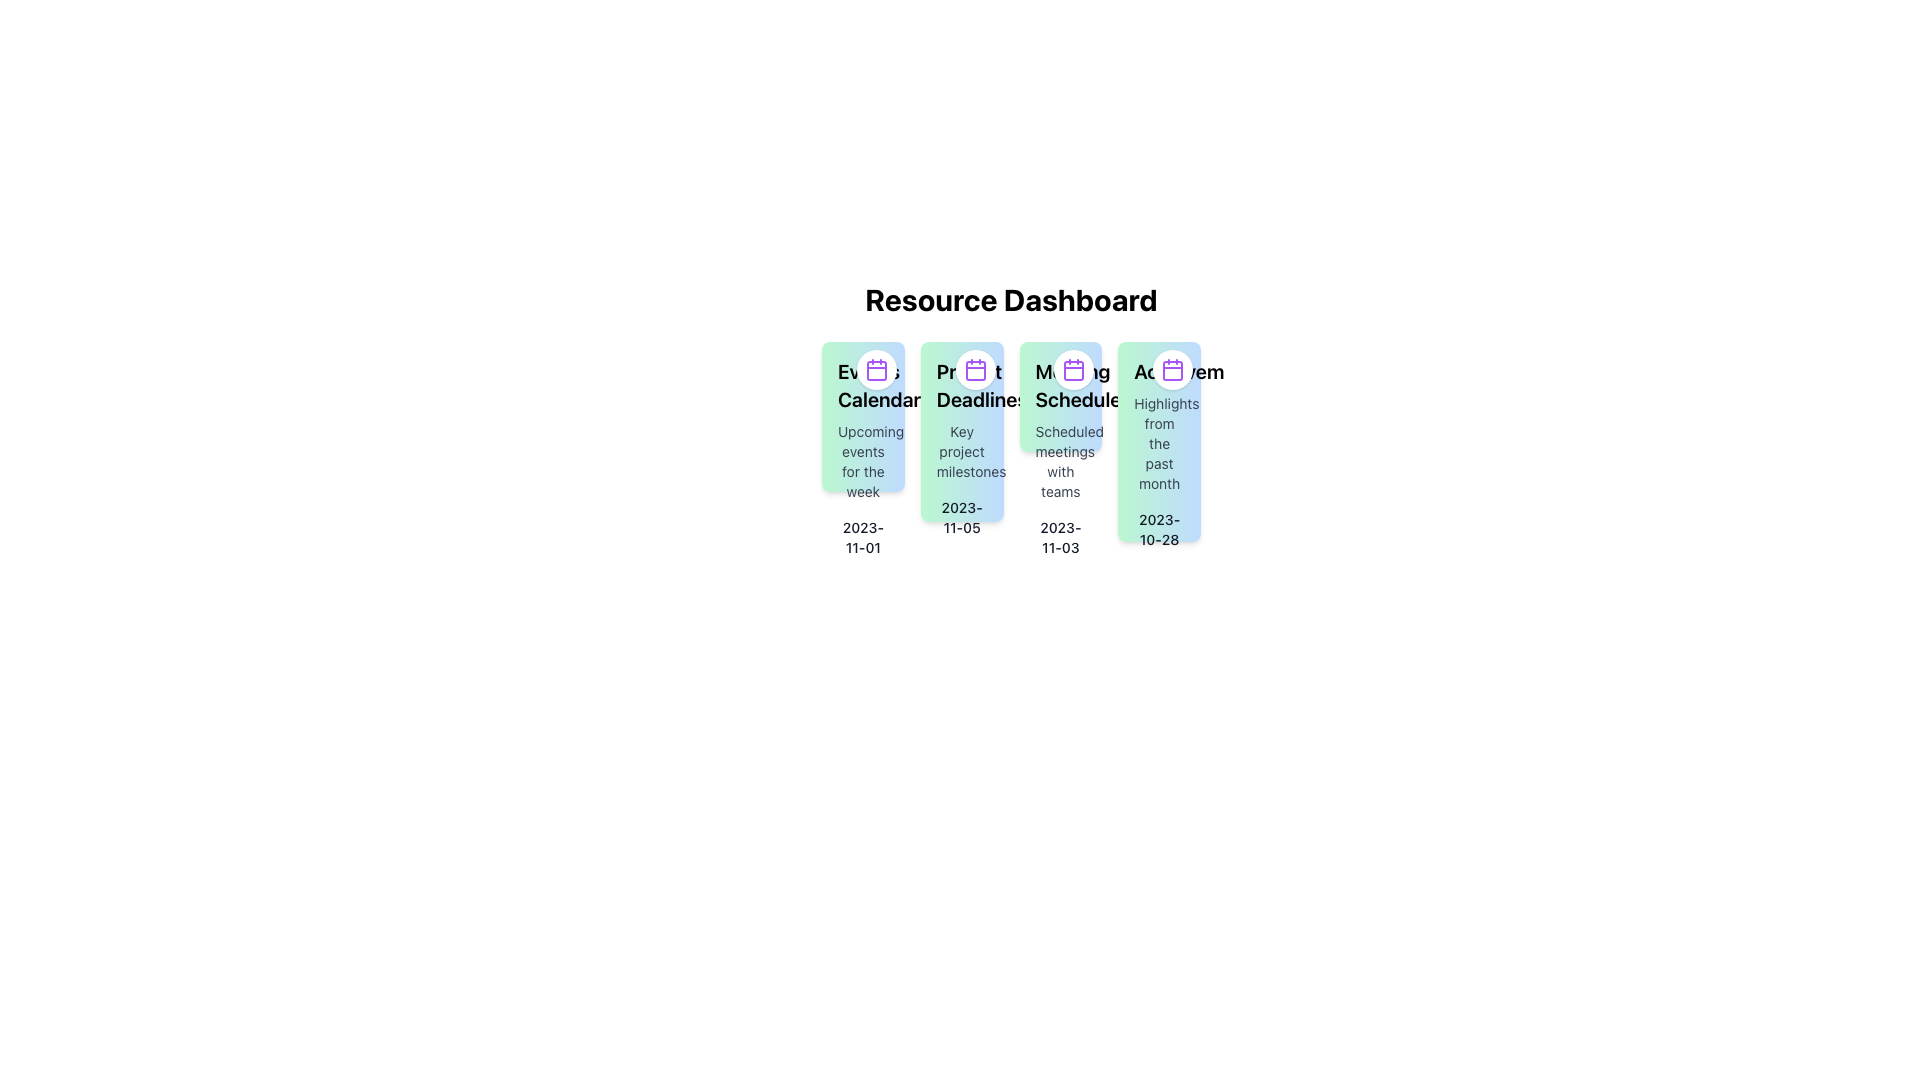  What do you see at coordinates (1059, 462) in the screenshot?
I see `the descriptive text element that provides information about scheduled meetings, located below the title 'Meeting Schedules' and above the date '2023-11-03' in the third card of a series of four cards` at bounding box center [1059, 462].